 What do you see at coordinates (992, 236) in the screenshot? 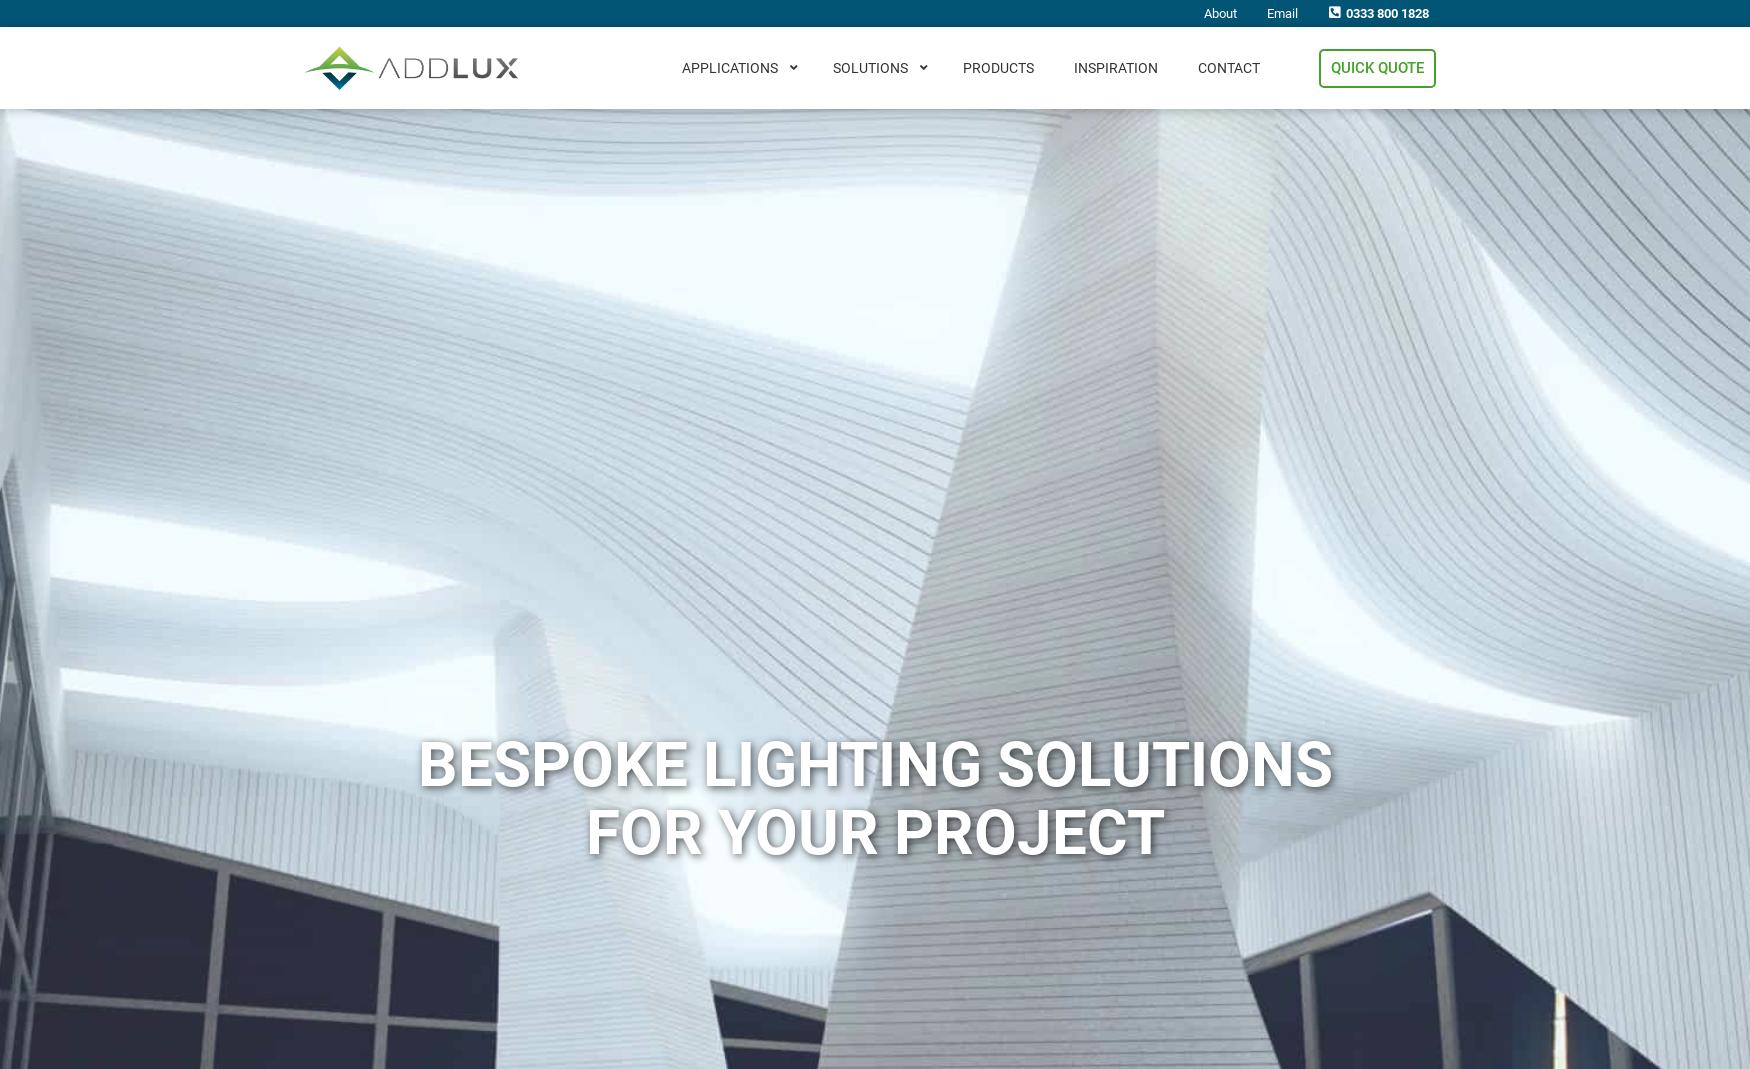
I see `'Lift Car LED Lighting'` at bounding box center [992, 236].